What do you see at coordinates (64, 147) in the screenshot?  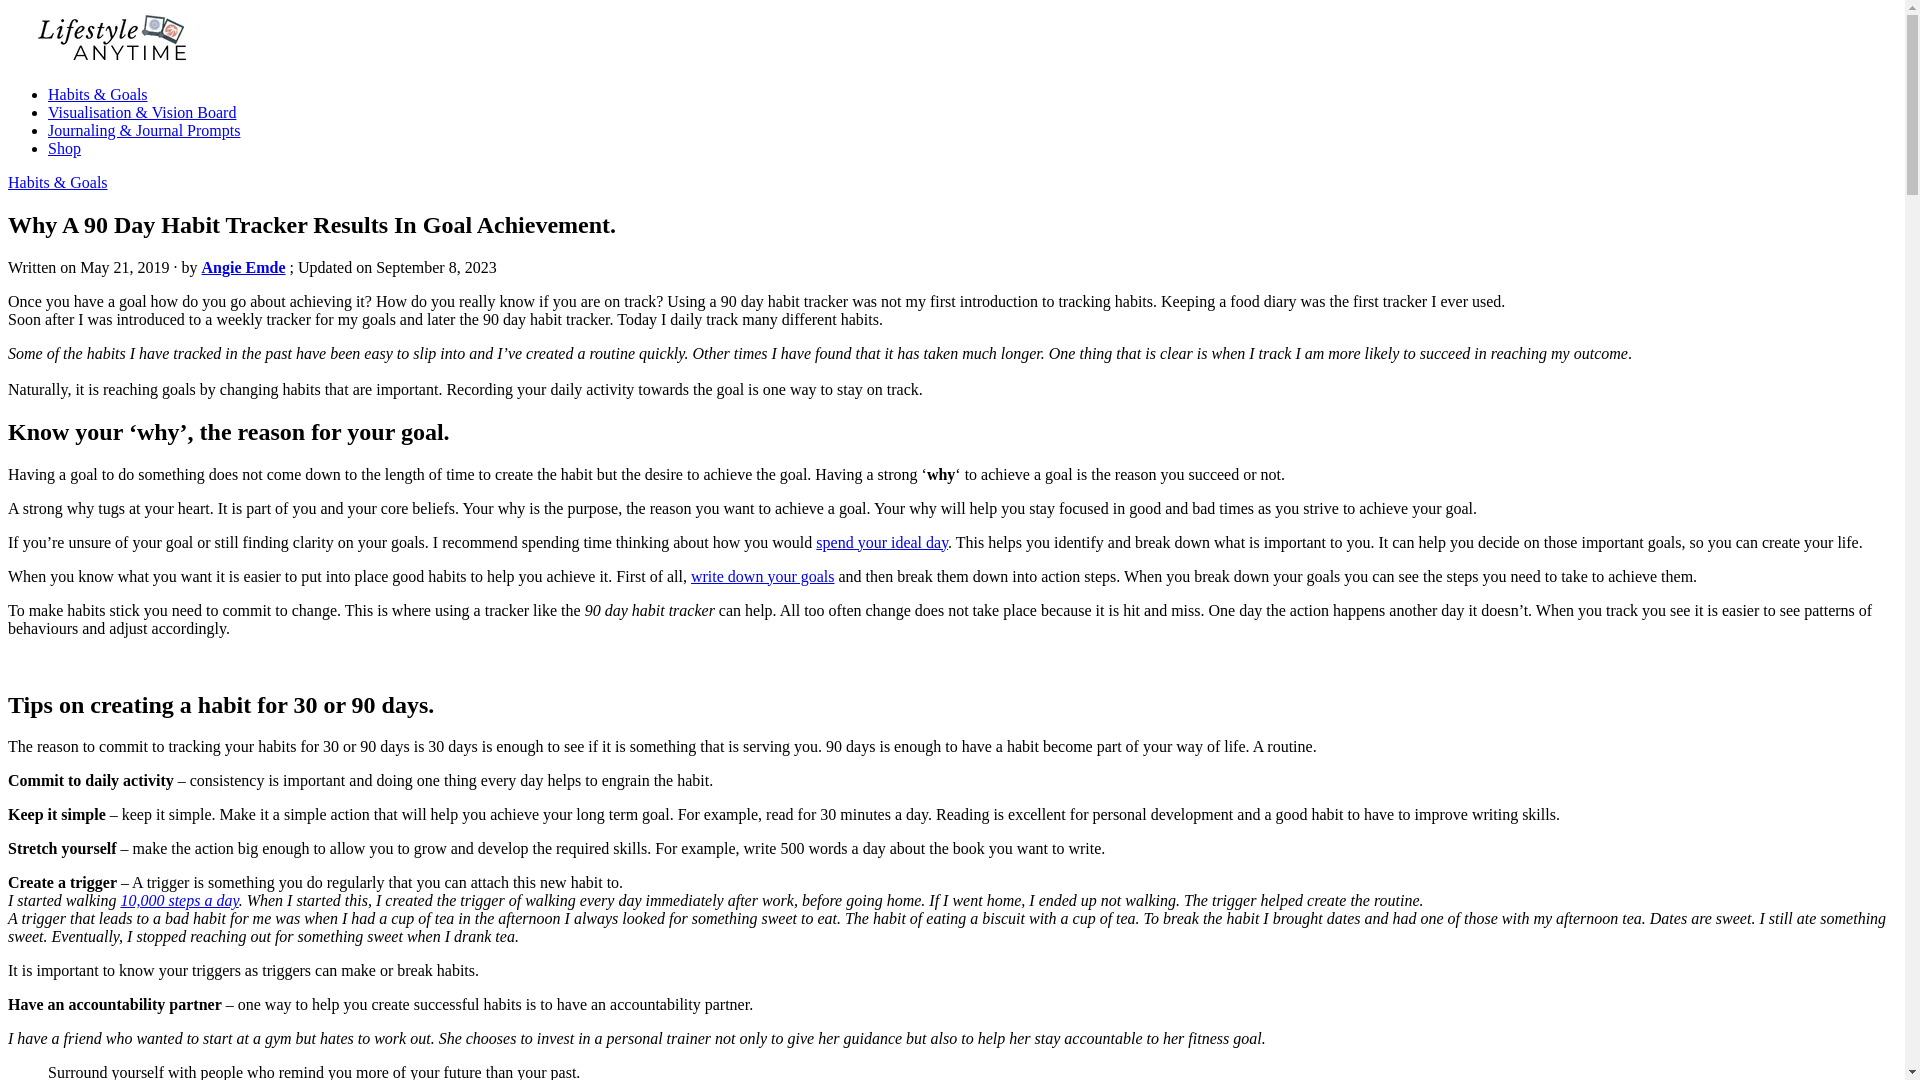 I see `'Shop'` at bounding box center [64, 147].